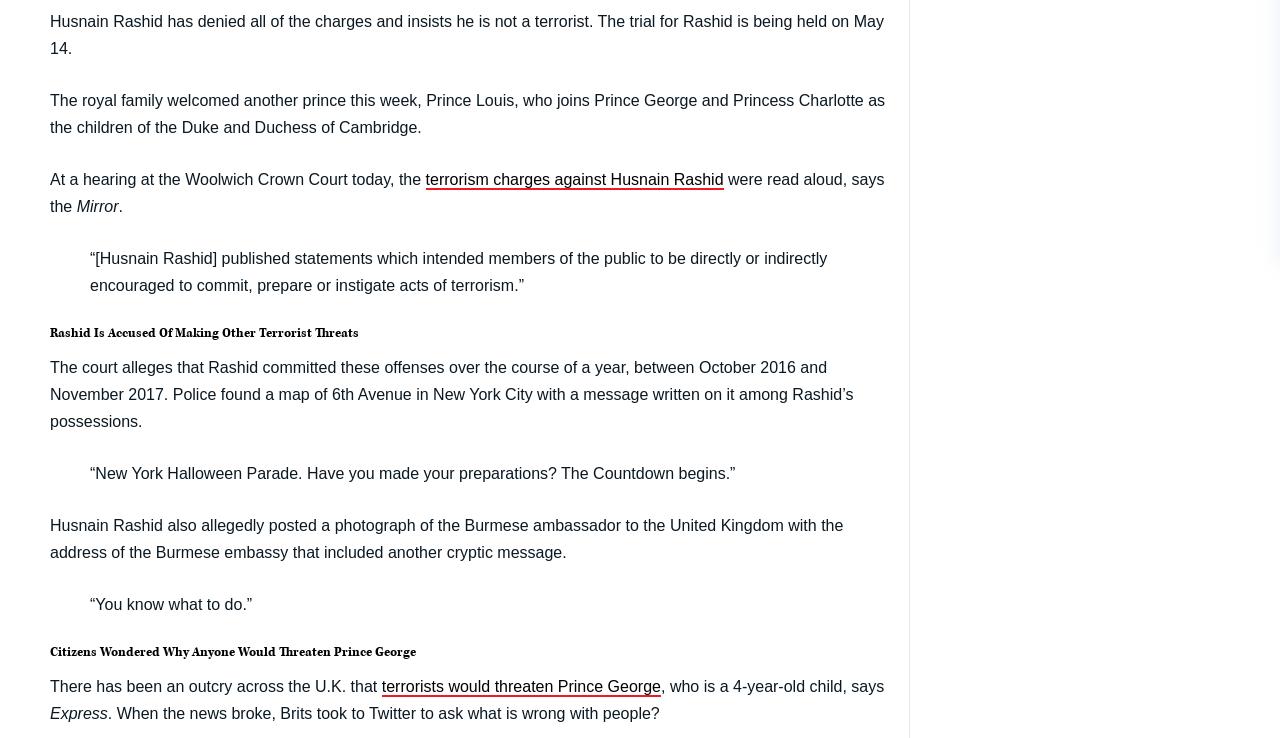 Image resolution: width=1280 pixels, height=738 pixels. Describe the element at coordinates (237, 177) in the screenshot. I see `'At a hearing at the Woolwich Crown Court today, the'` at that location.